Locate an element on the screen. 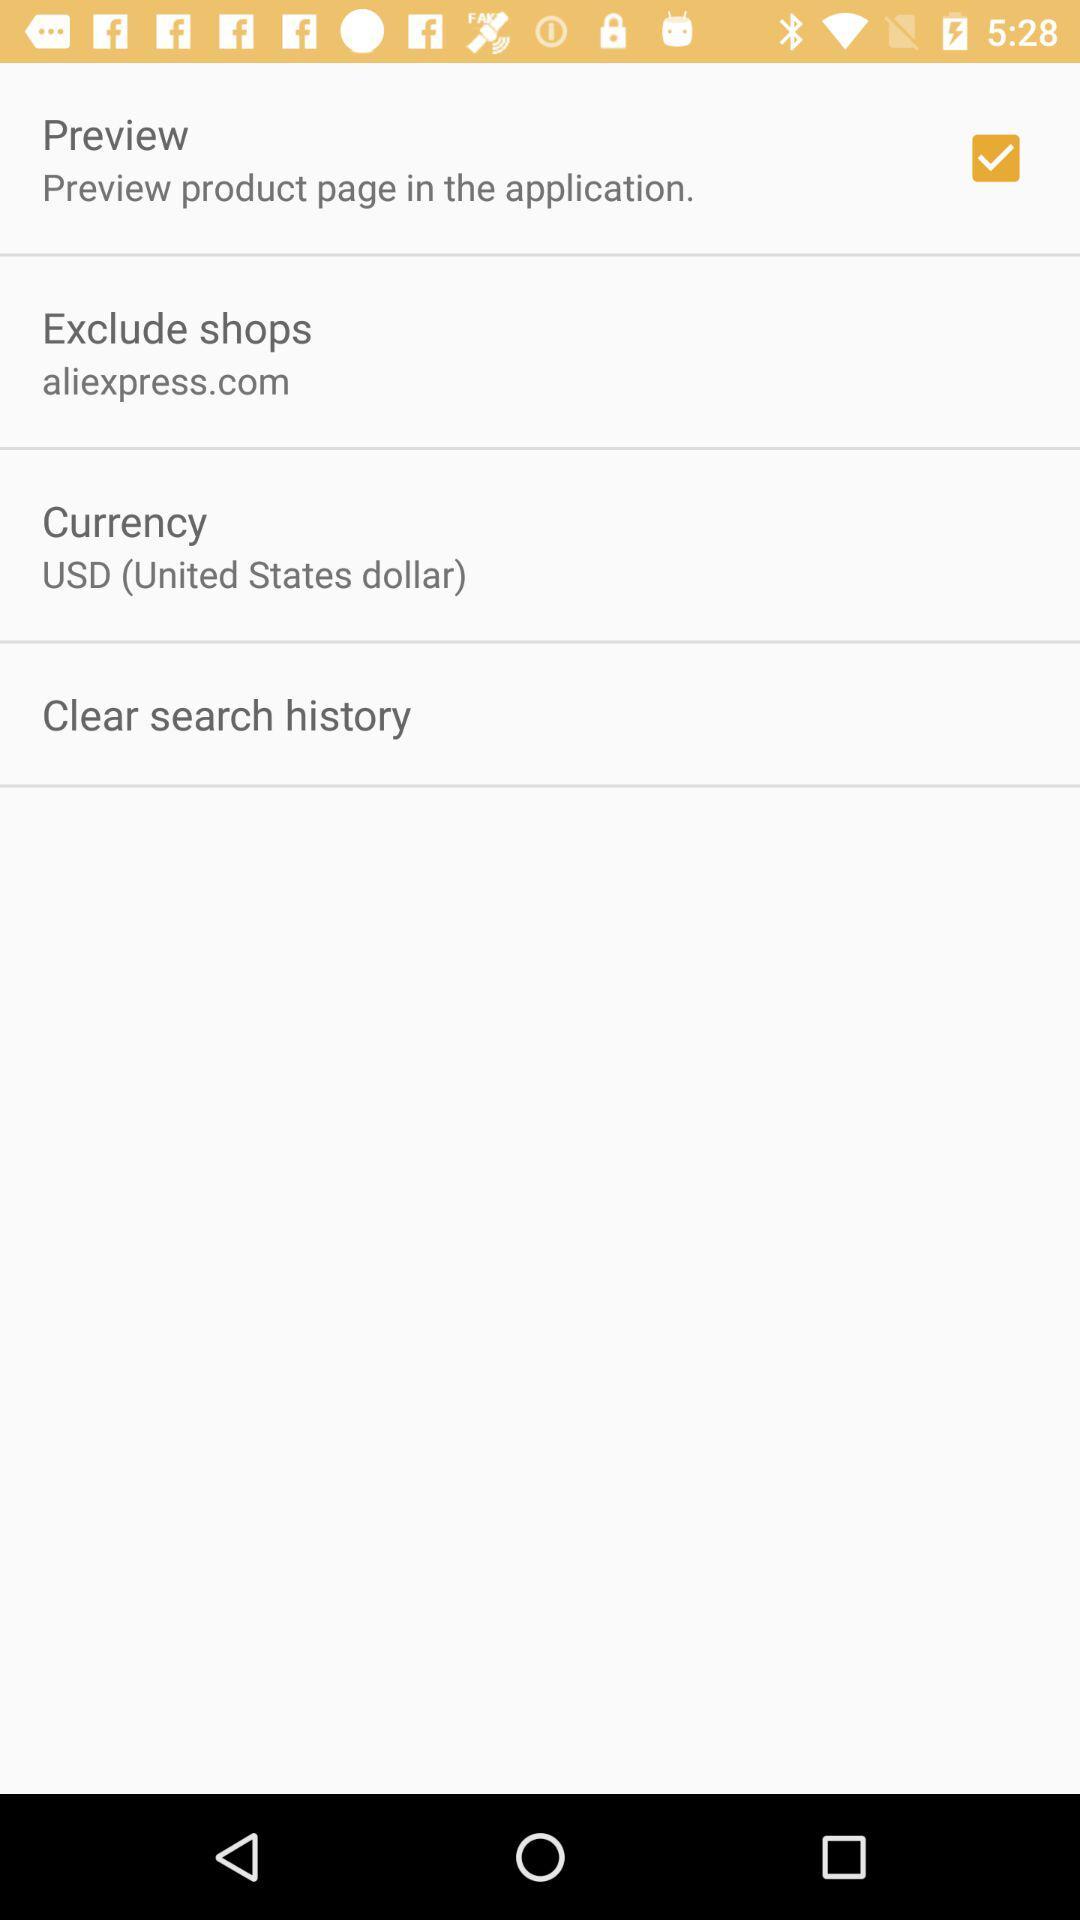 The image size is (1080, 1920). the app above the aliexpress.com icon is located at coordinates (176, 326).